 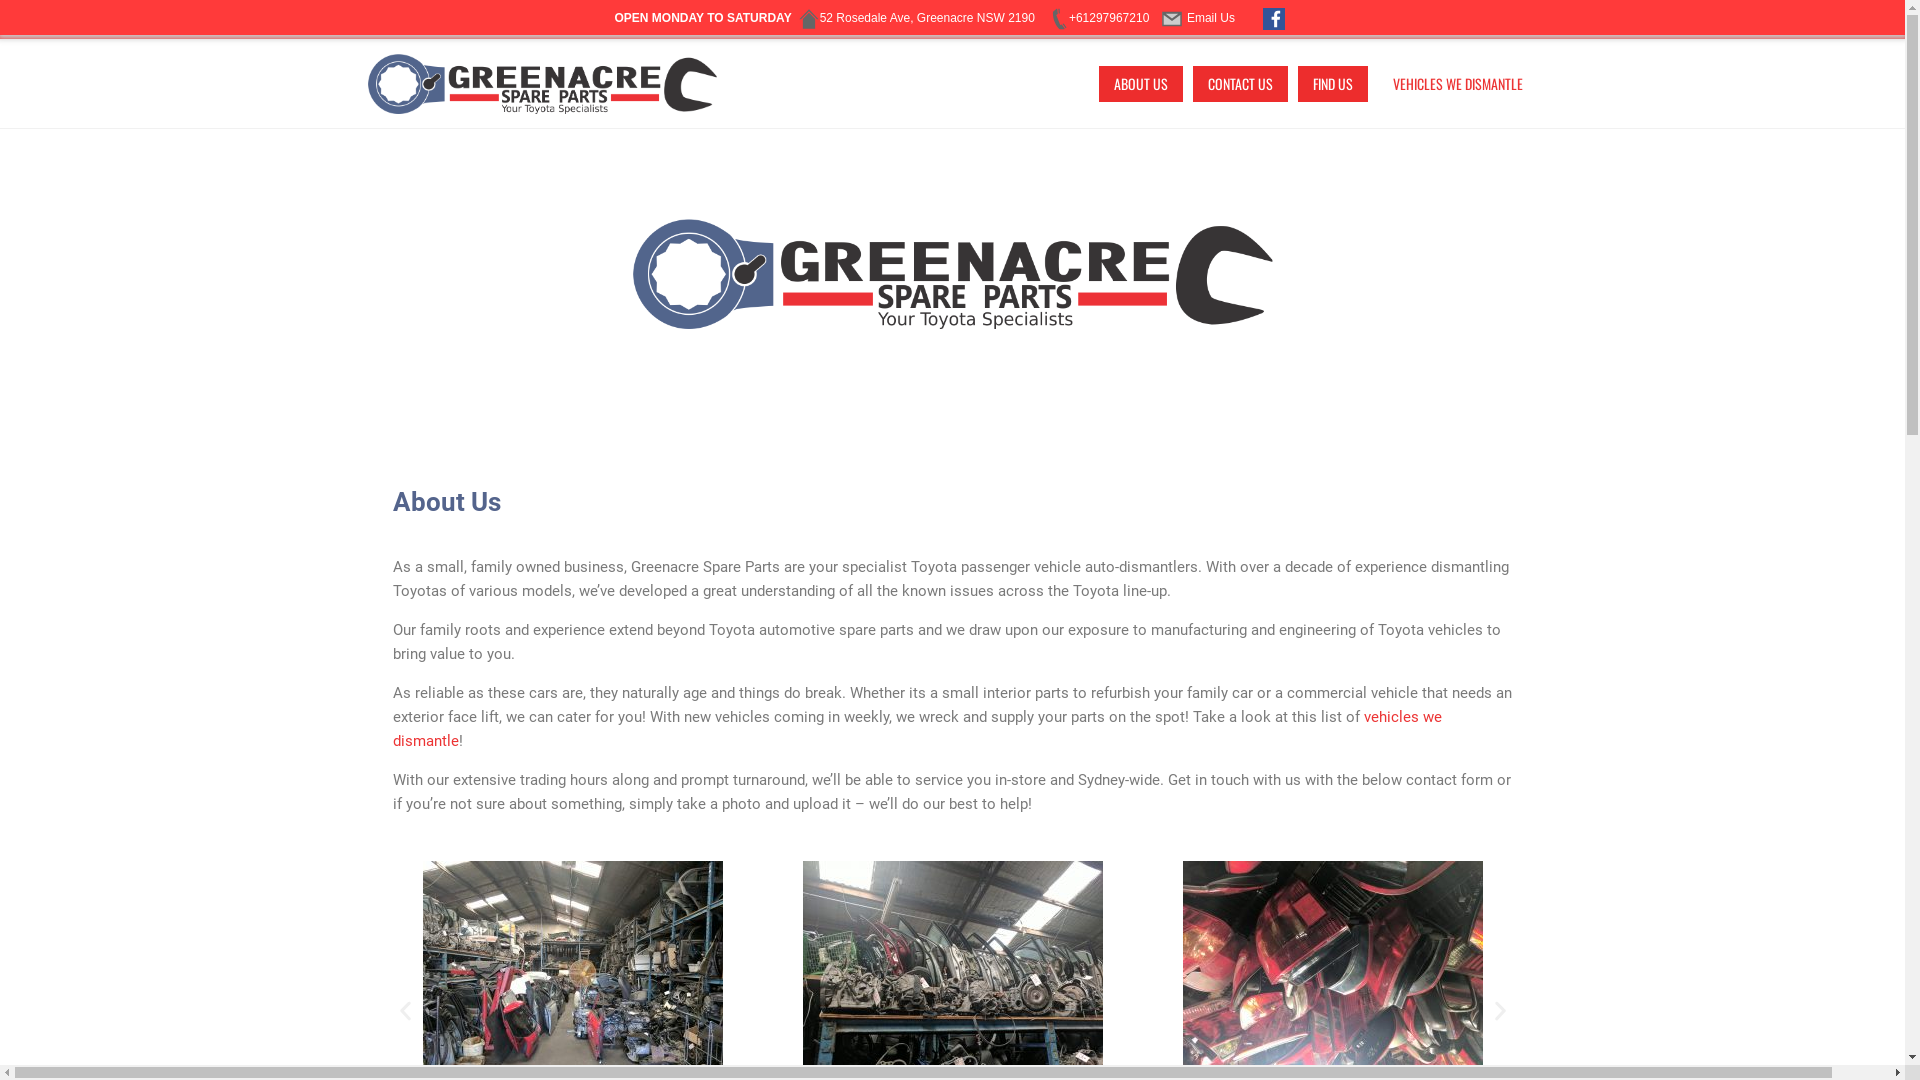 I want to click on 'ABOUT US', so click(x=1140, y=83).